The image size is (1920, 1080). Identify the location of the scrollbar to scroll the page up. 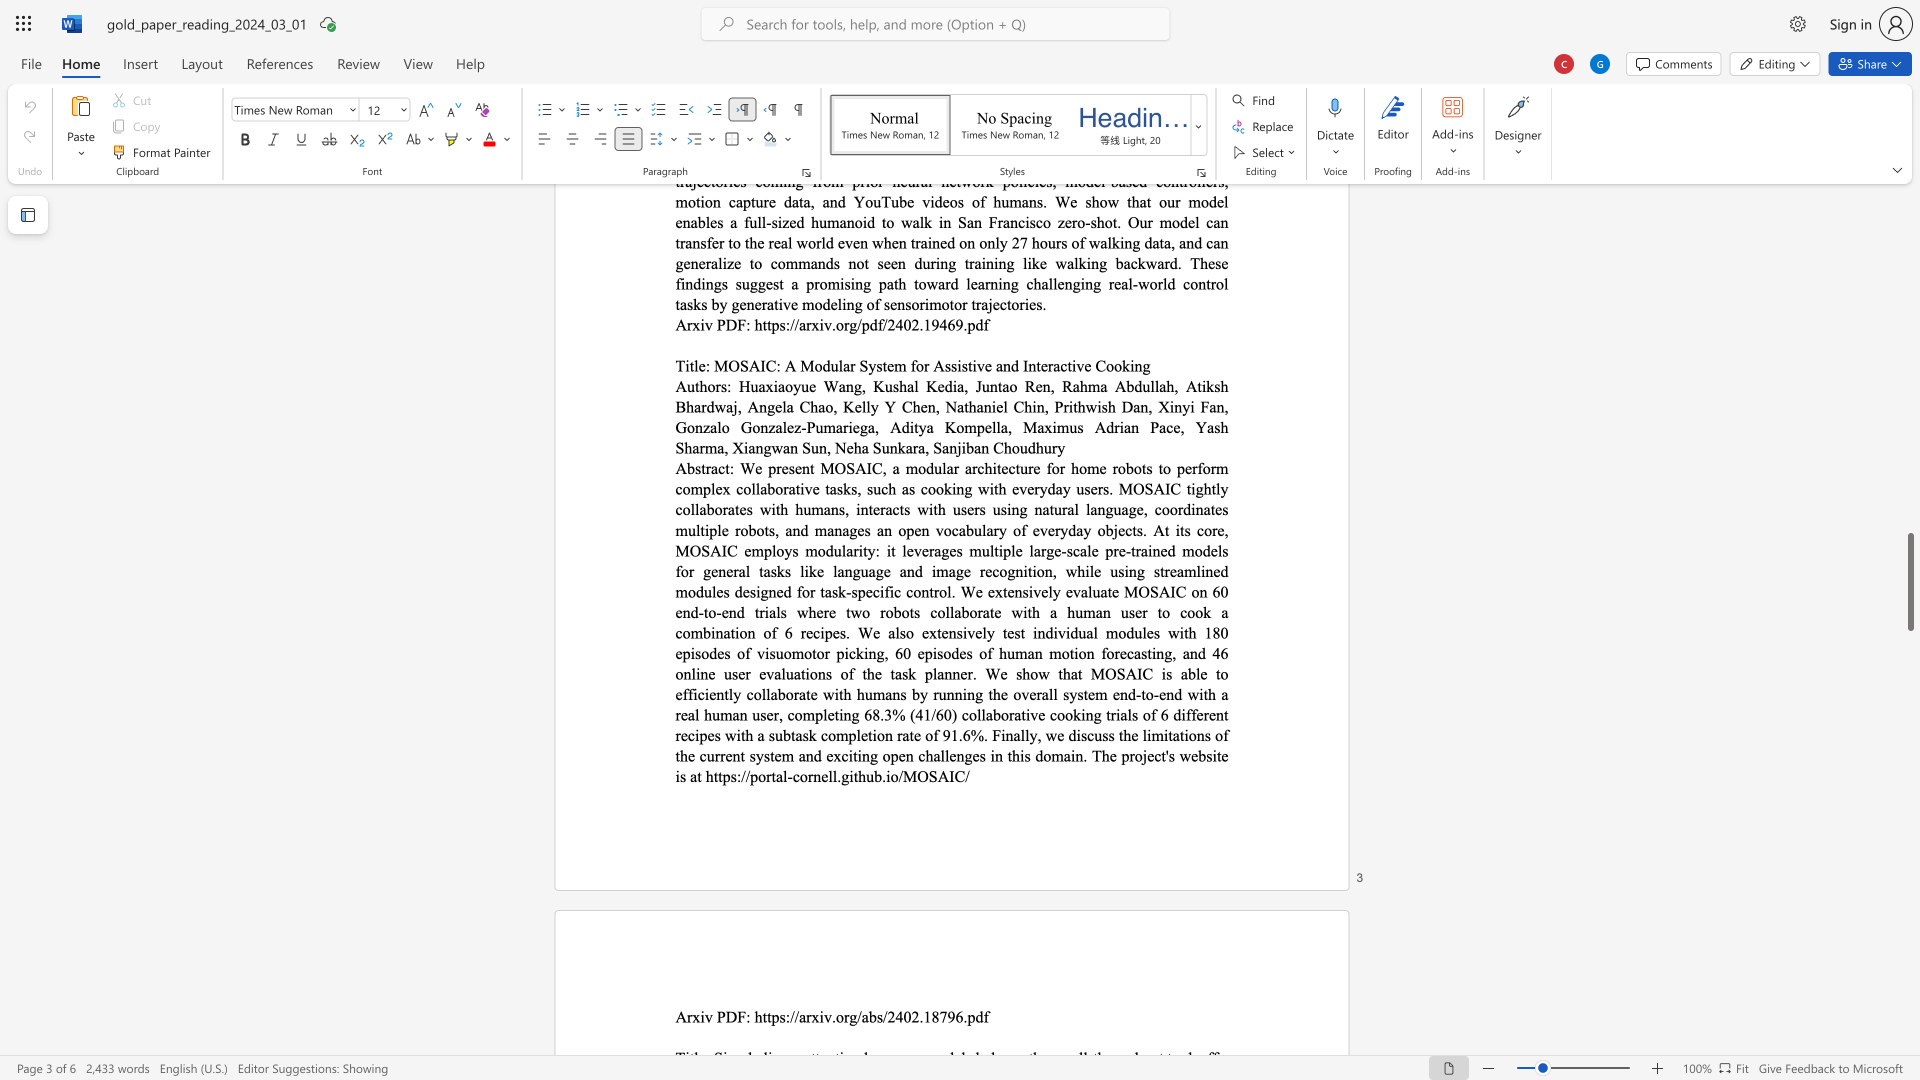
(1909, 640).